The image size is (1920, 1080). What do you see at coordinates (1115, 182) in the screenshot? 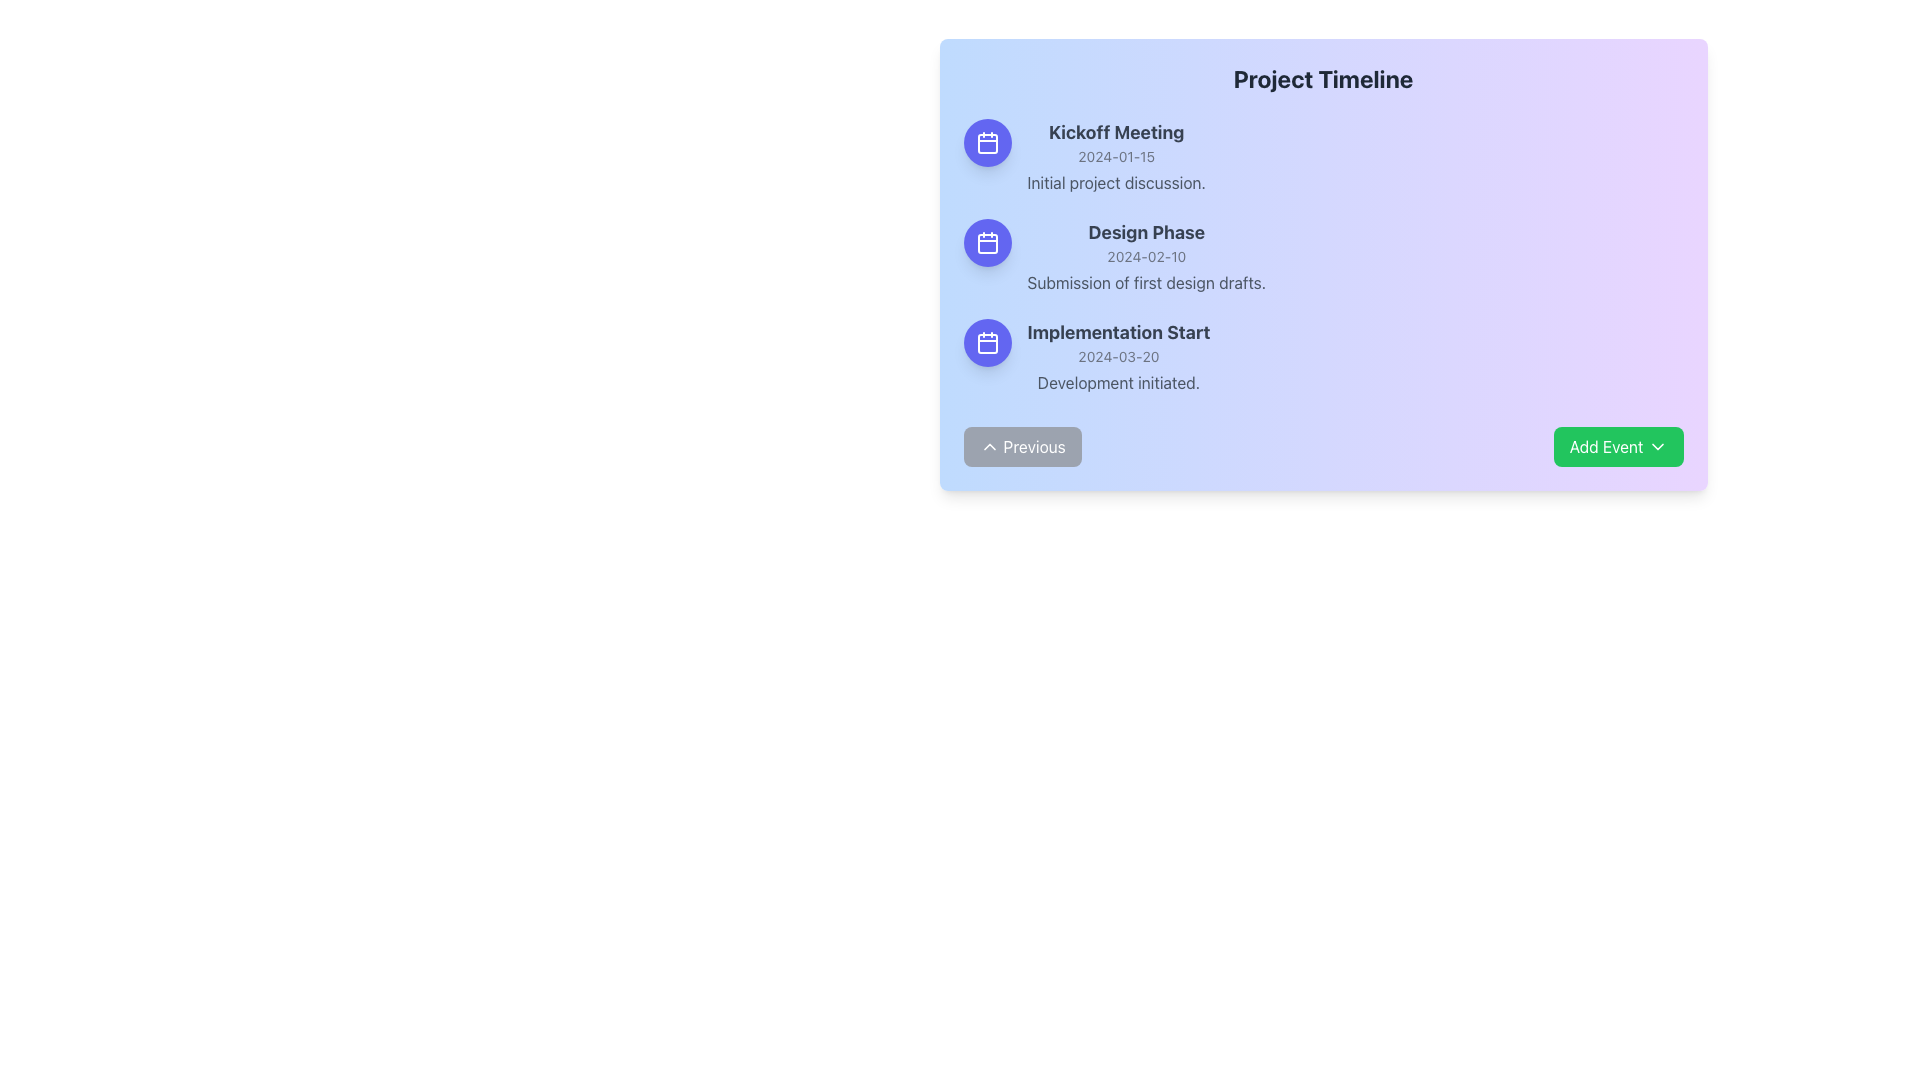
I see `the text element that displays 'Initial project discussion.' located beneath the date '2024-01-15' in the 'Kickoff Meeting' event block` at bounding box center [1115, 182].